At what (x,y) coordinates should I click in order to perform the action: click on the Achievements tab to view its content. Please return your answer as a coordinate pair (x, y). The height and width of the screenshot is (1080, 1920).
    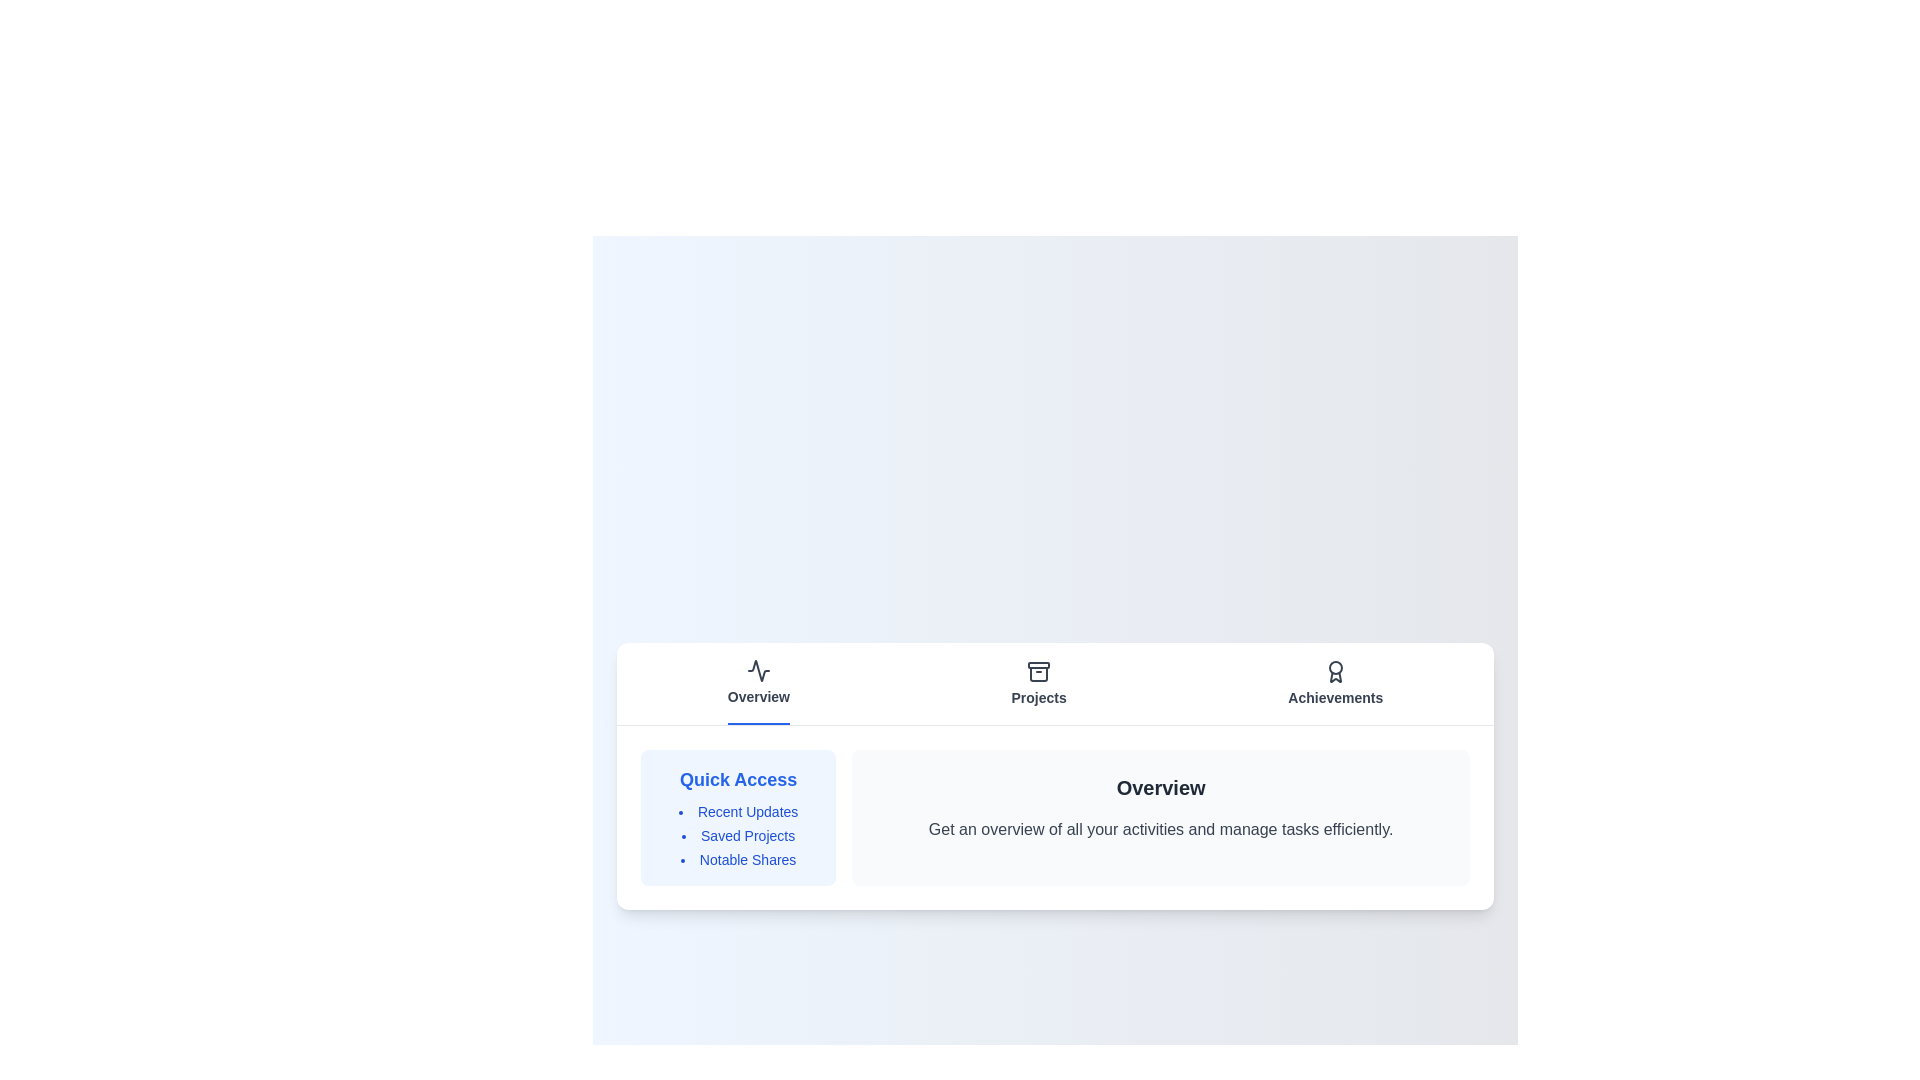
    Looking at the image, I should click on (1335, 682).